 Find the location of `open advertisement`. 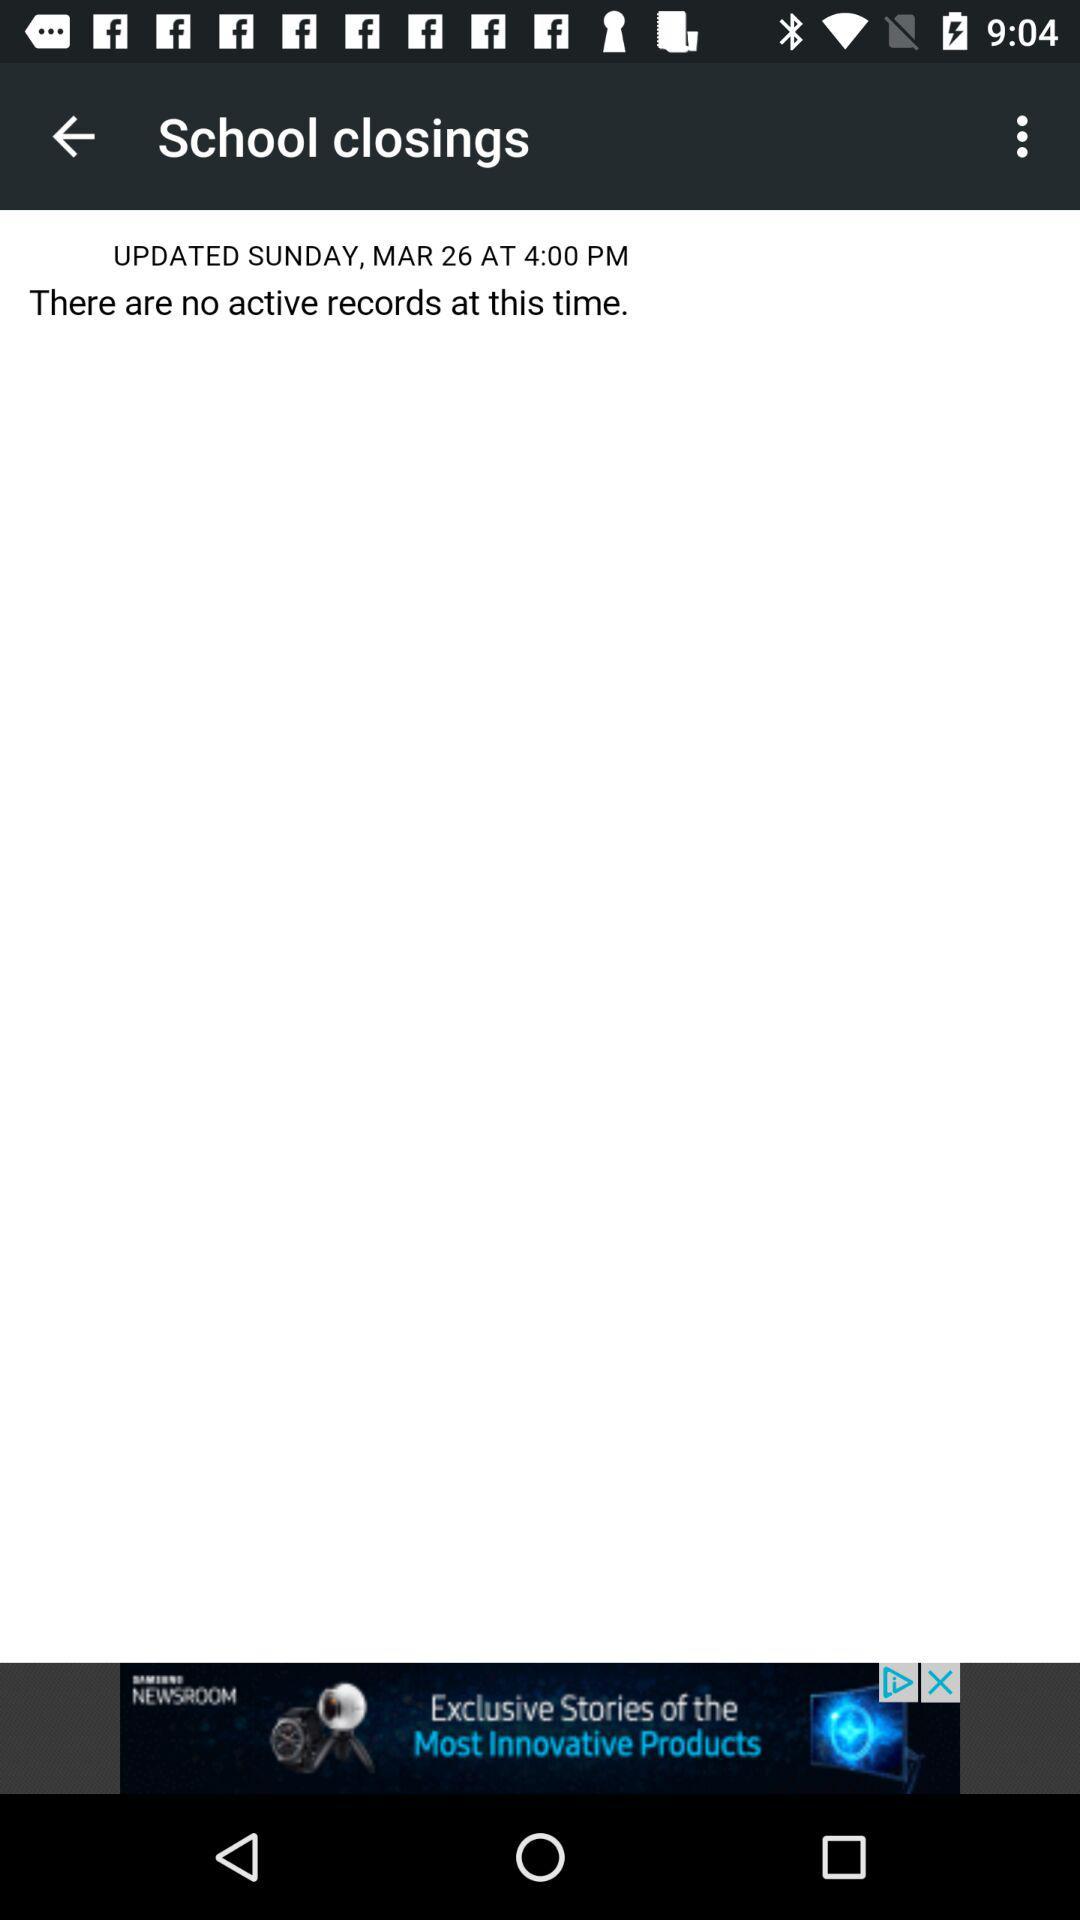

open advertisement is located at coordinates (540, 1727).